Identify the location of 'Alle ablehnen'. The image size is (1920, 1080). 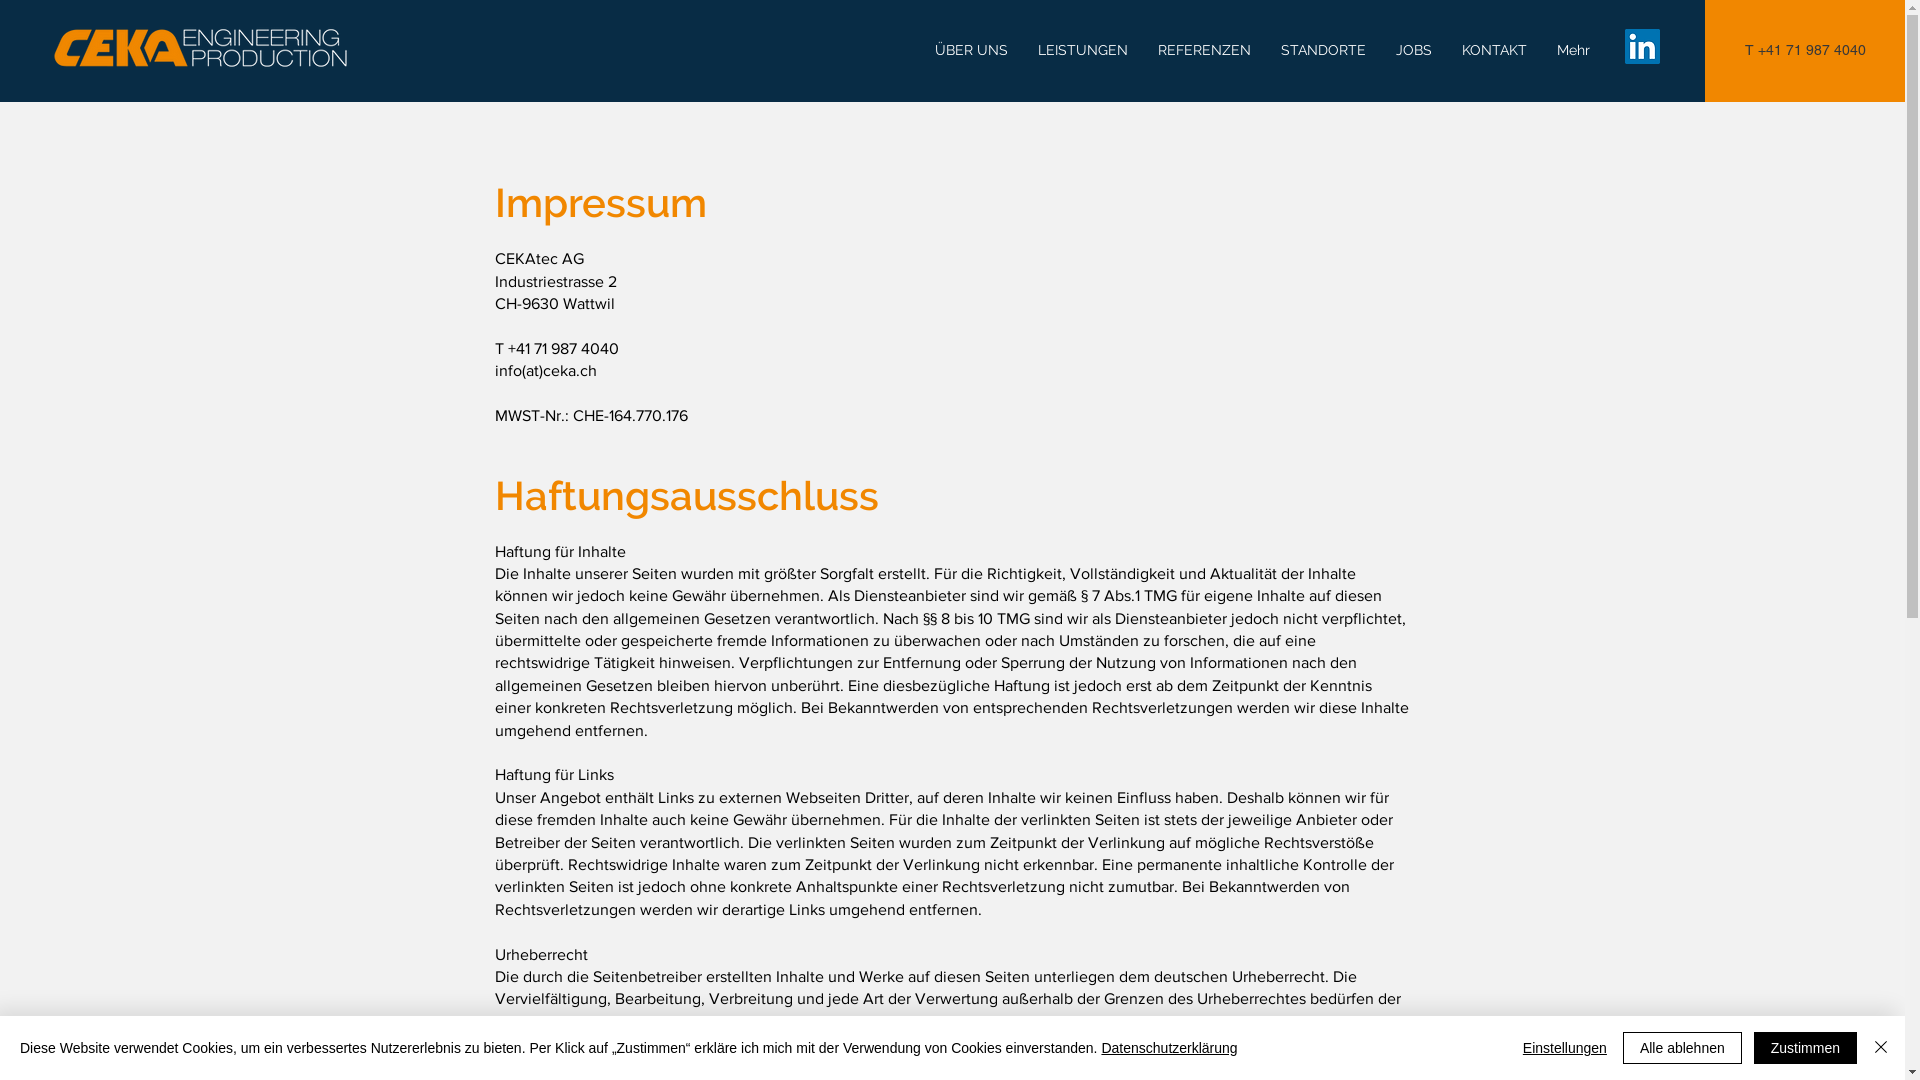
(1622, 1047).